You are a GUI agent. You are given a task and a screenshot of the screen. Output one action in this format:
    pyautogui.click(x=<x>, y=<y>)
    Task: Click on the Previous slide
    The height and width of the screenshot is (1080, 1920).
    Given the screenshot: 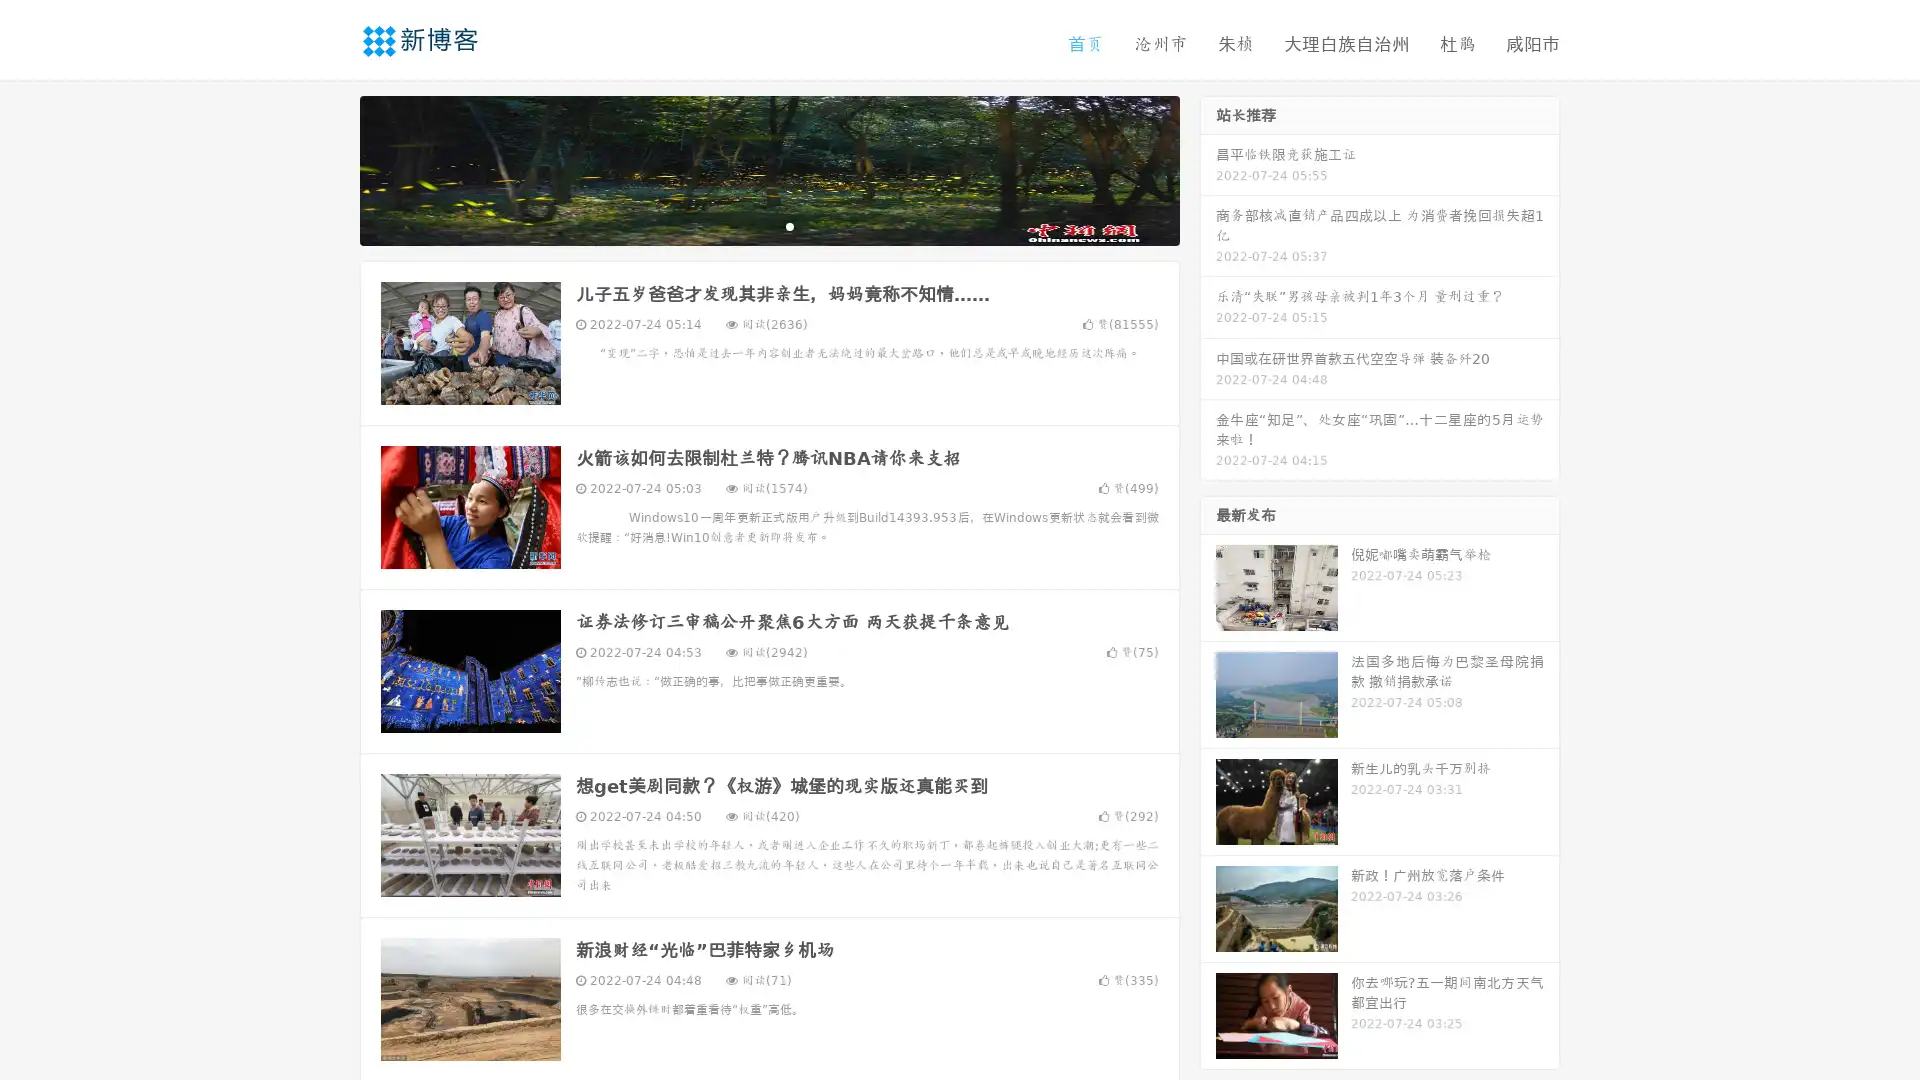 What is the action you would take?
    pyautogui.click(x=330, y=168)
    